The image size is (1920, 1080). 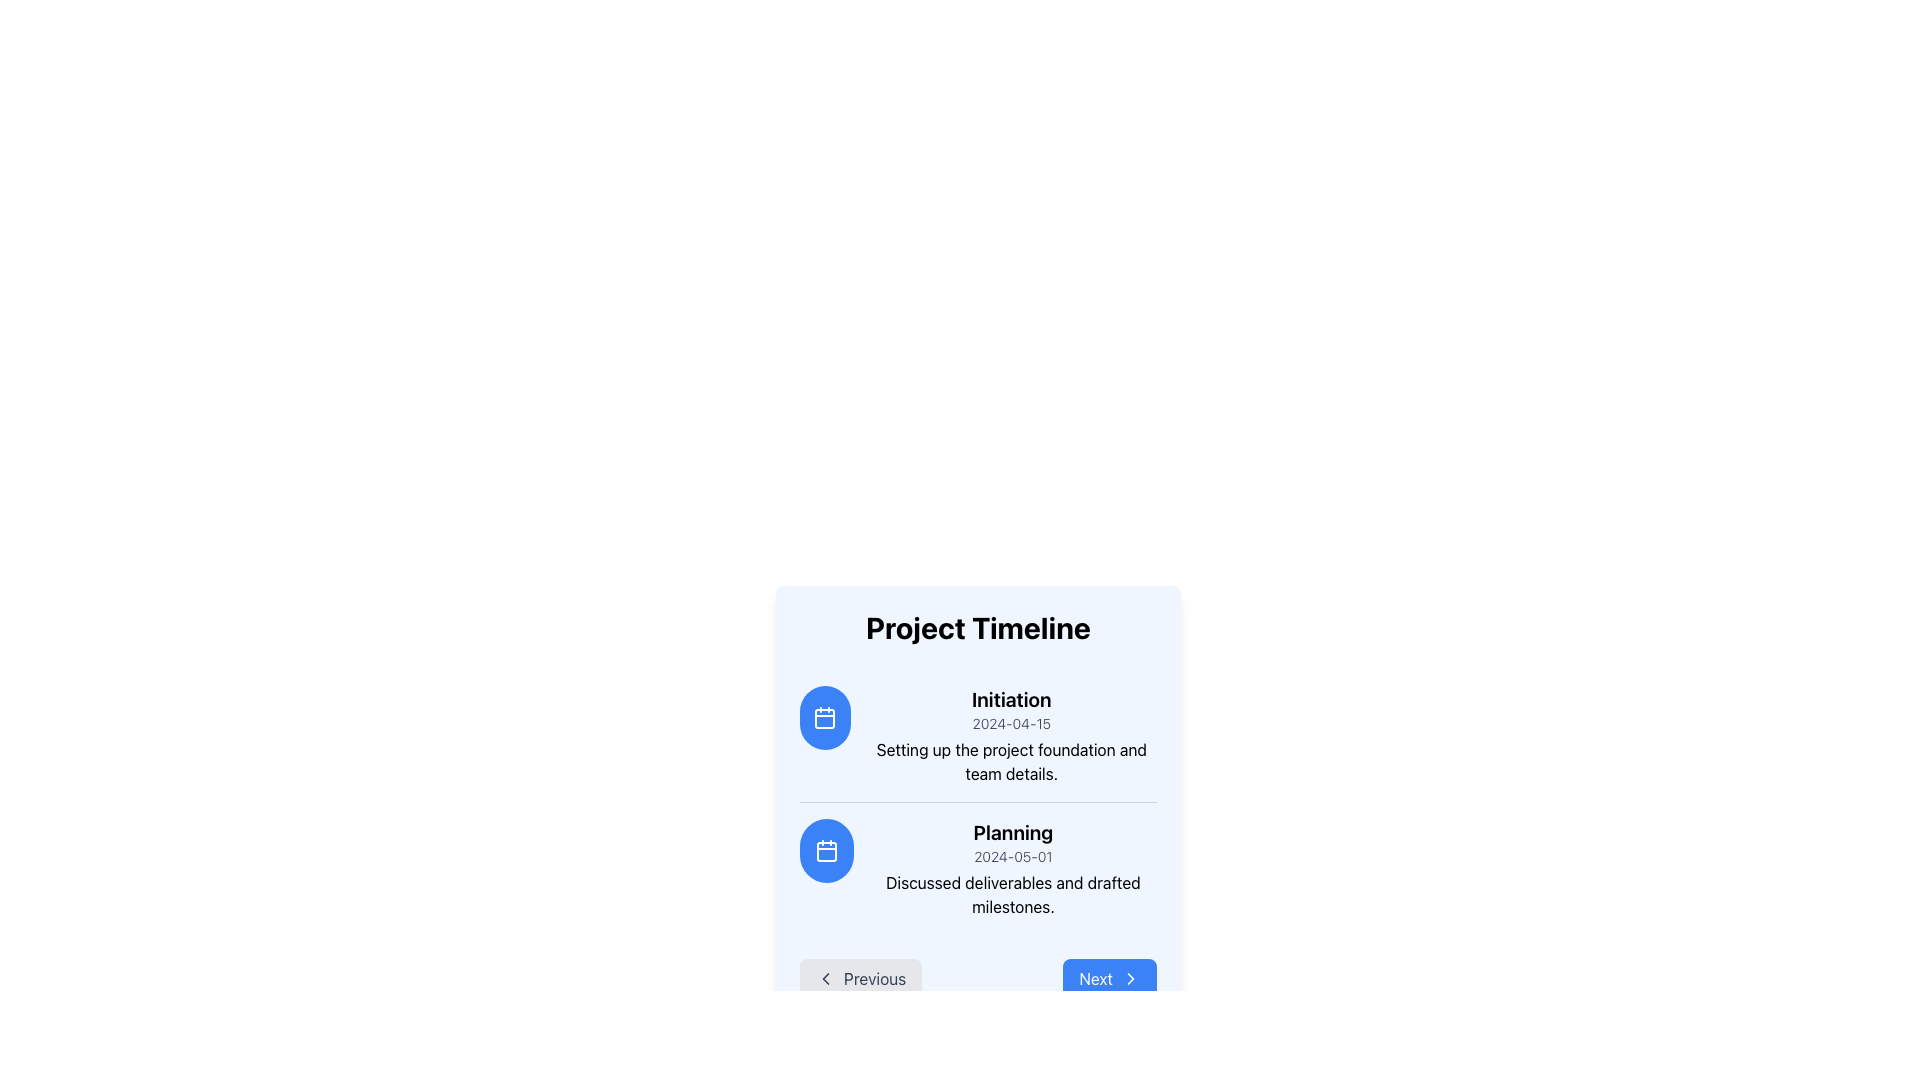 What do you see at coordinates (826, 851) in the screenshot?
I see `the first calendar icon in the project phases list, which has a blue circular background and a white calendar graphic, located at the top of the list labeled 'Initiation'` at bounding box center [826, 851].